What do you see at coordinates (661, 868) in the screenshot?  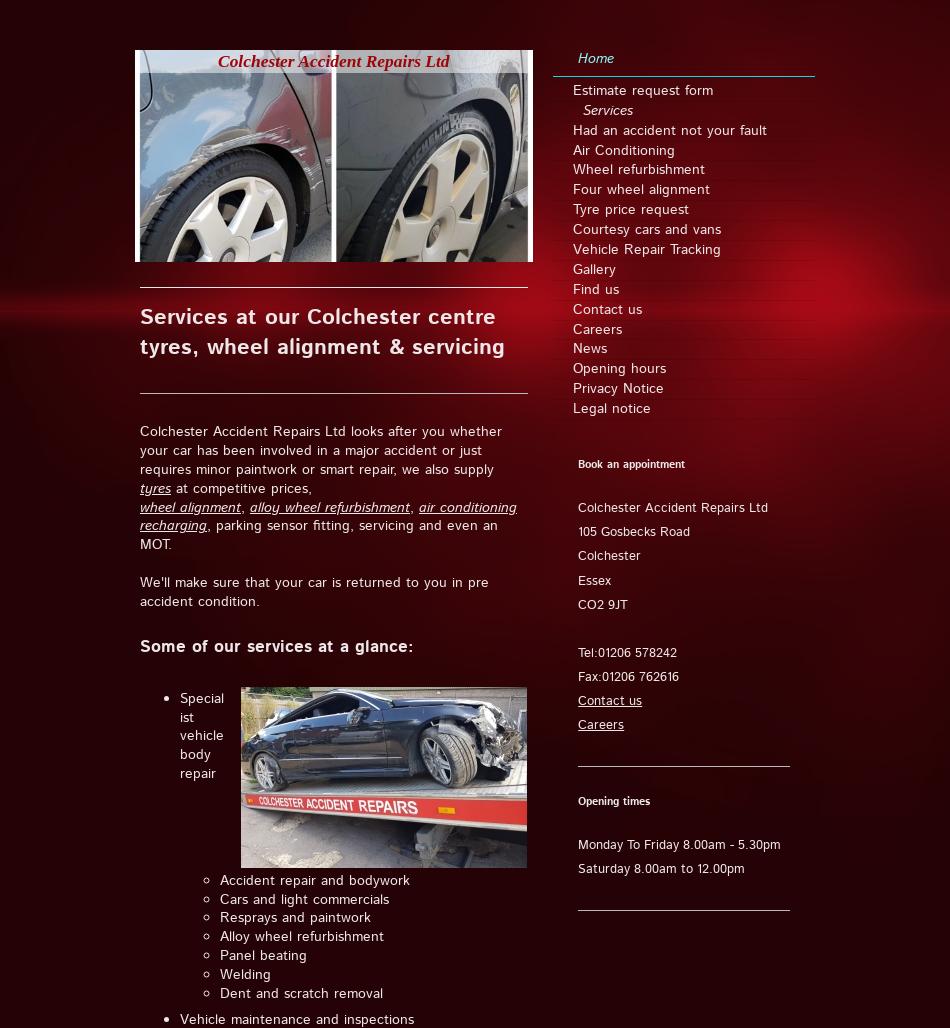 I see `'Saturday 8.00am to 12.00pm'` at bounding box center [661, 868].